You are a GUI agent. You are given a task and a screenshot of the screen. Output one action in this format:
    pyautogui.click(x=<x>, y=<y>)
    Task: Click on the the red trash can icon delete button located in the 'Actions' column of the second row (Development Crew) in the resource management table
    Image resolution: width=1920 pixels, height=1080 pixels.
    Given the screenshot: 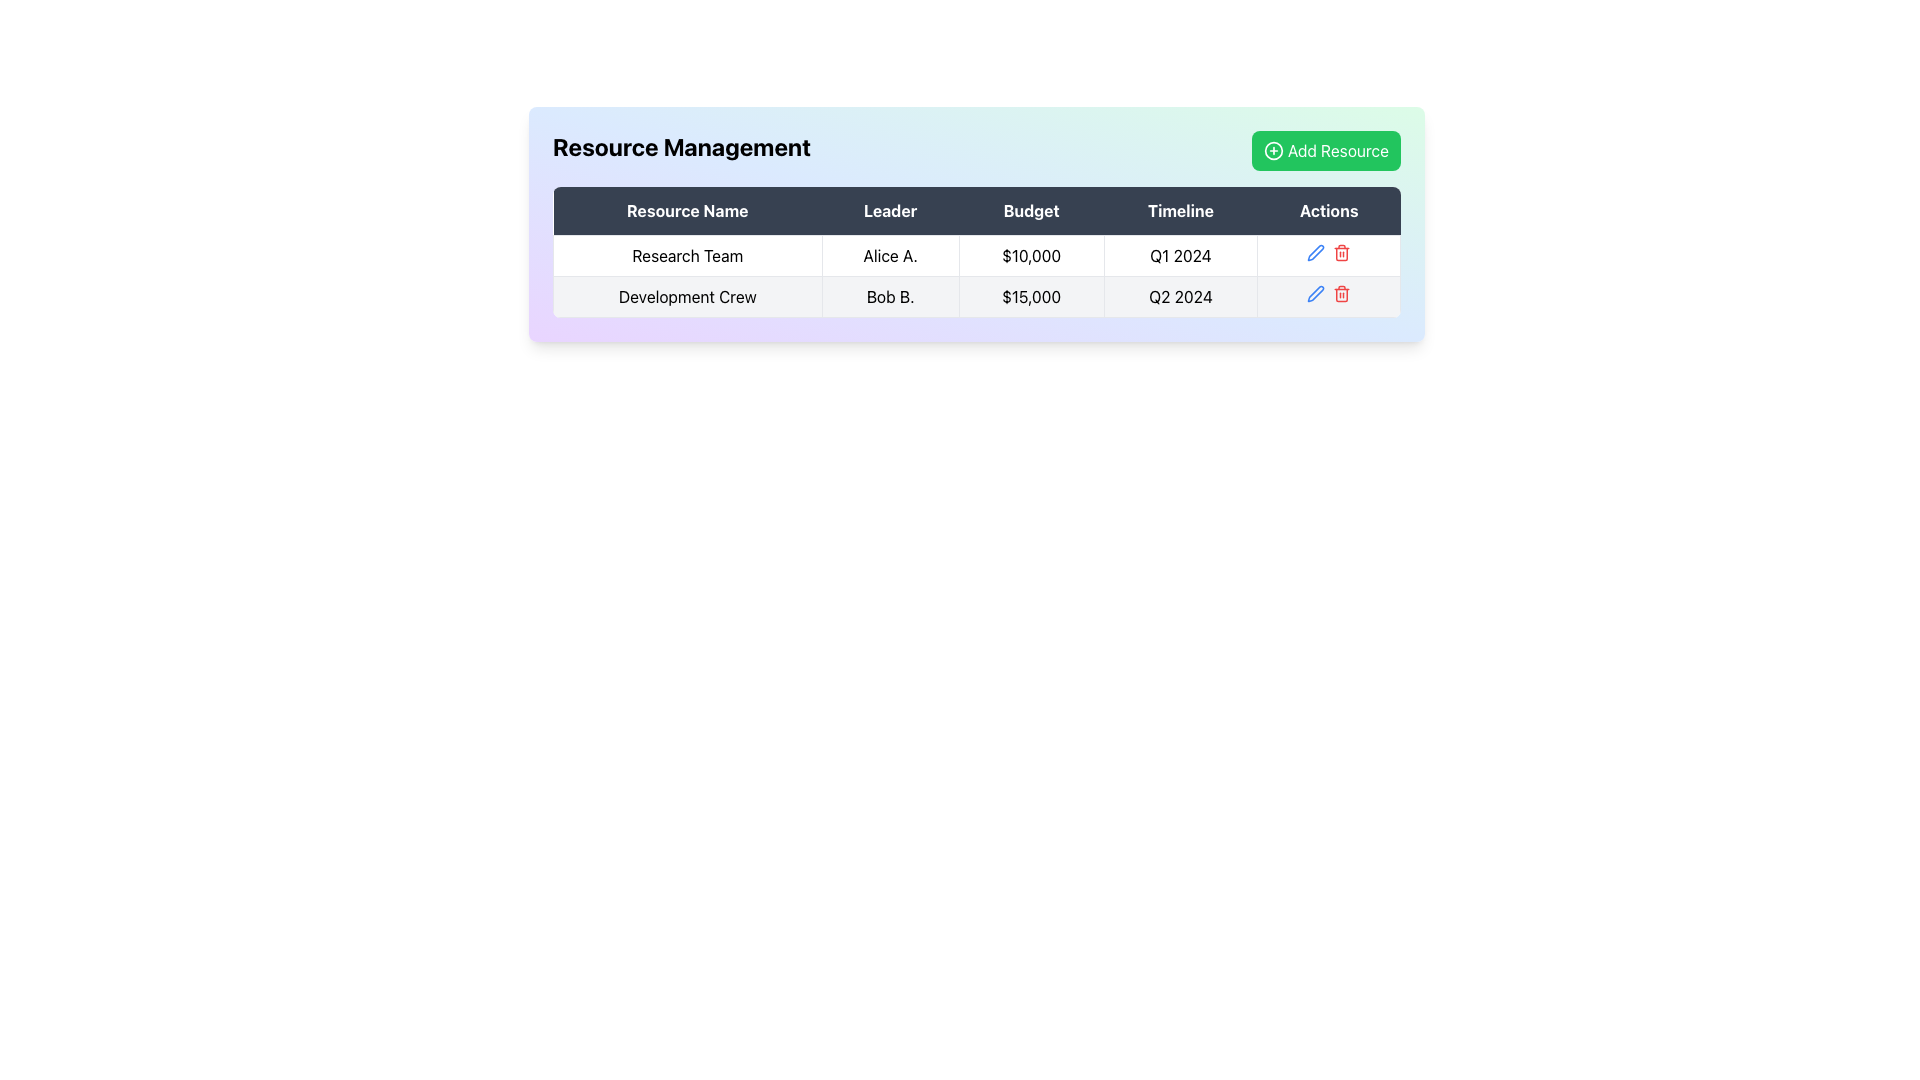 What is the action you would take?
    pyautogui.click(x=1342, y=293)
    